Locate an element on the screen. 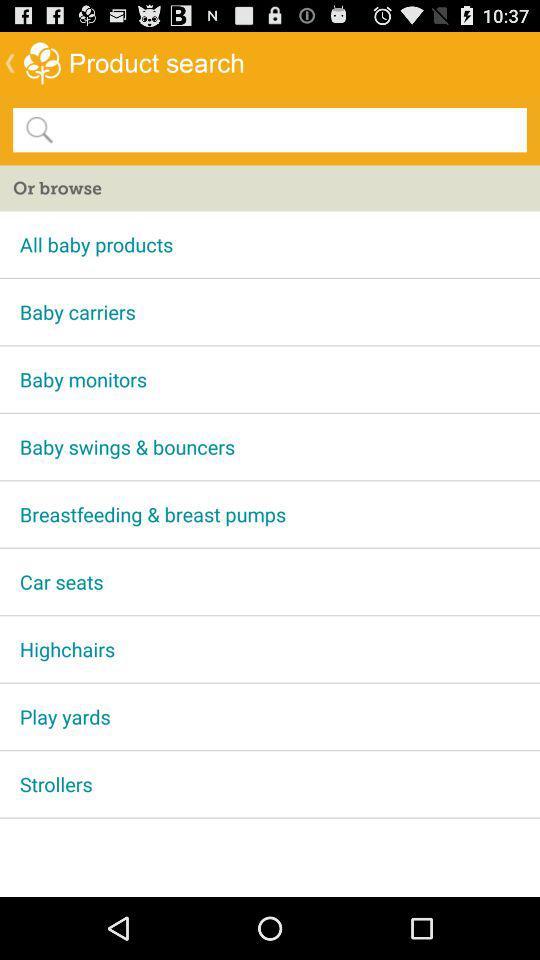  the baby swings & bouncers is located at coordinates (270, 446).